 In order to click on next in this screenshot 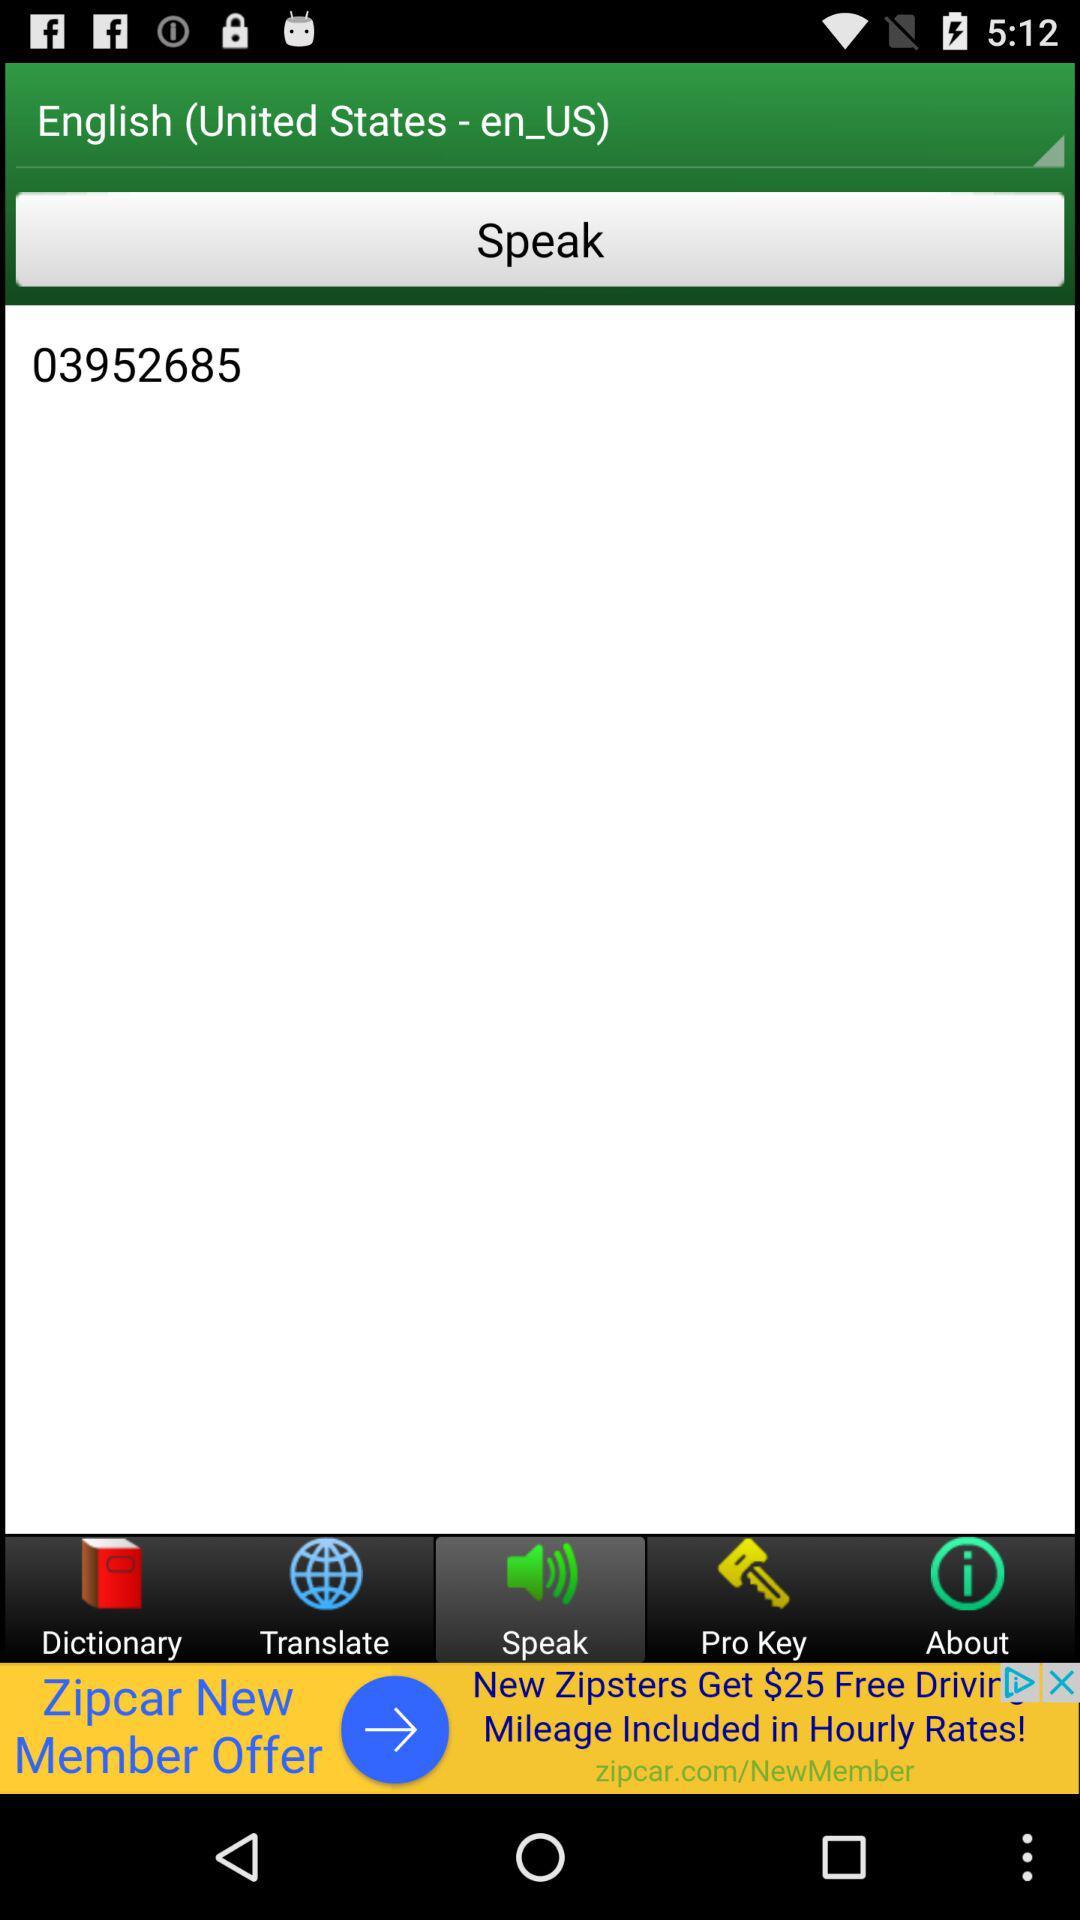, I will do `click(540, 1727)`.